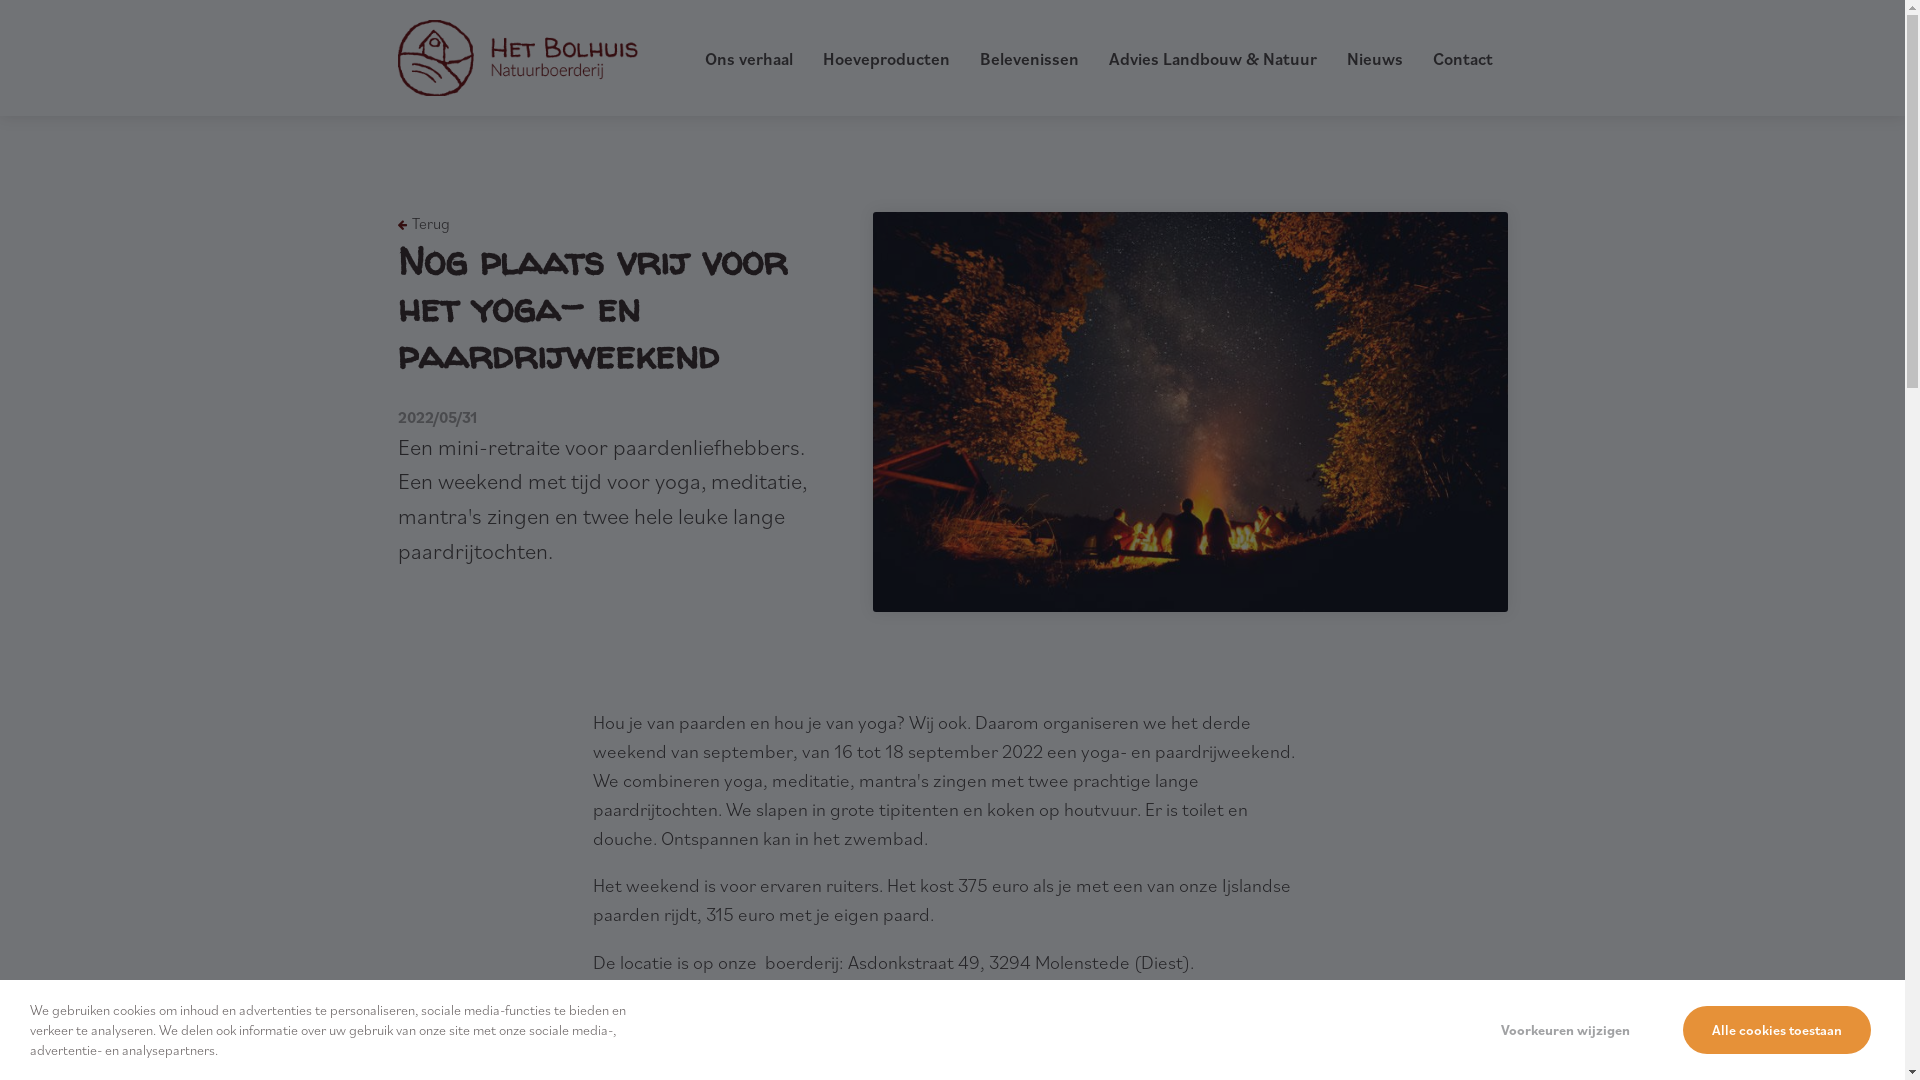 Image resolution: width=1920 pixels, height=1080 pixels. What do you see at coordinates (884, 57) in the screenshot?
I see `'Hoeveproducten'` at bounding box center [884, 57].